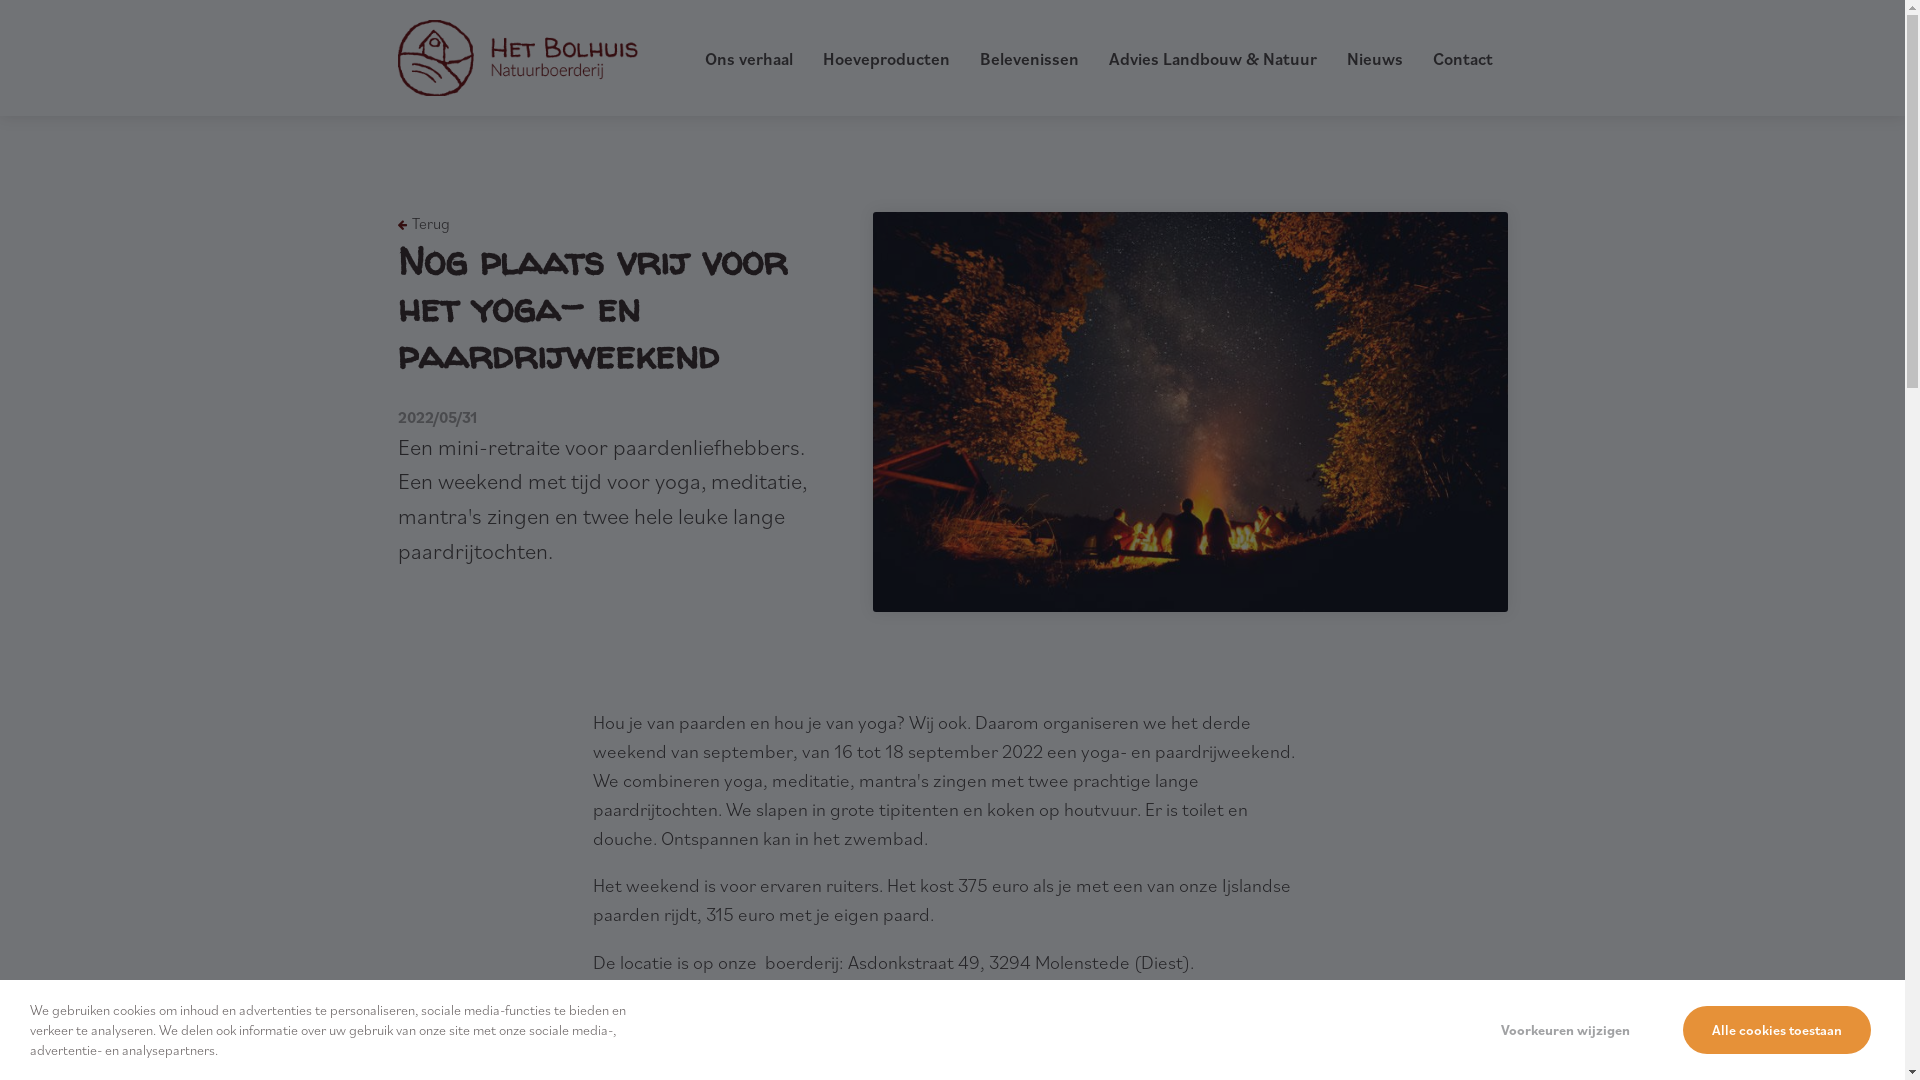 Image resolution: width=1920 pixels, height=1080 pixels. What do you see at coordinates (884, 57) in the screenshot?
I see `'Hoeveproducten'` at bounding box center [884, 57].